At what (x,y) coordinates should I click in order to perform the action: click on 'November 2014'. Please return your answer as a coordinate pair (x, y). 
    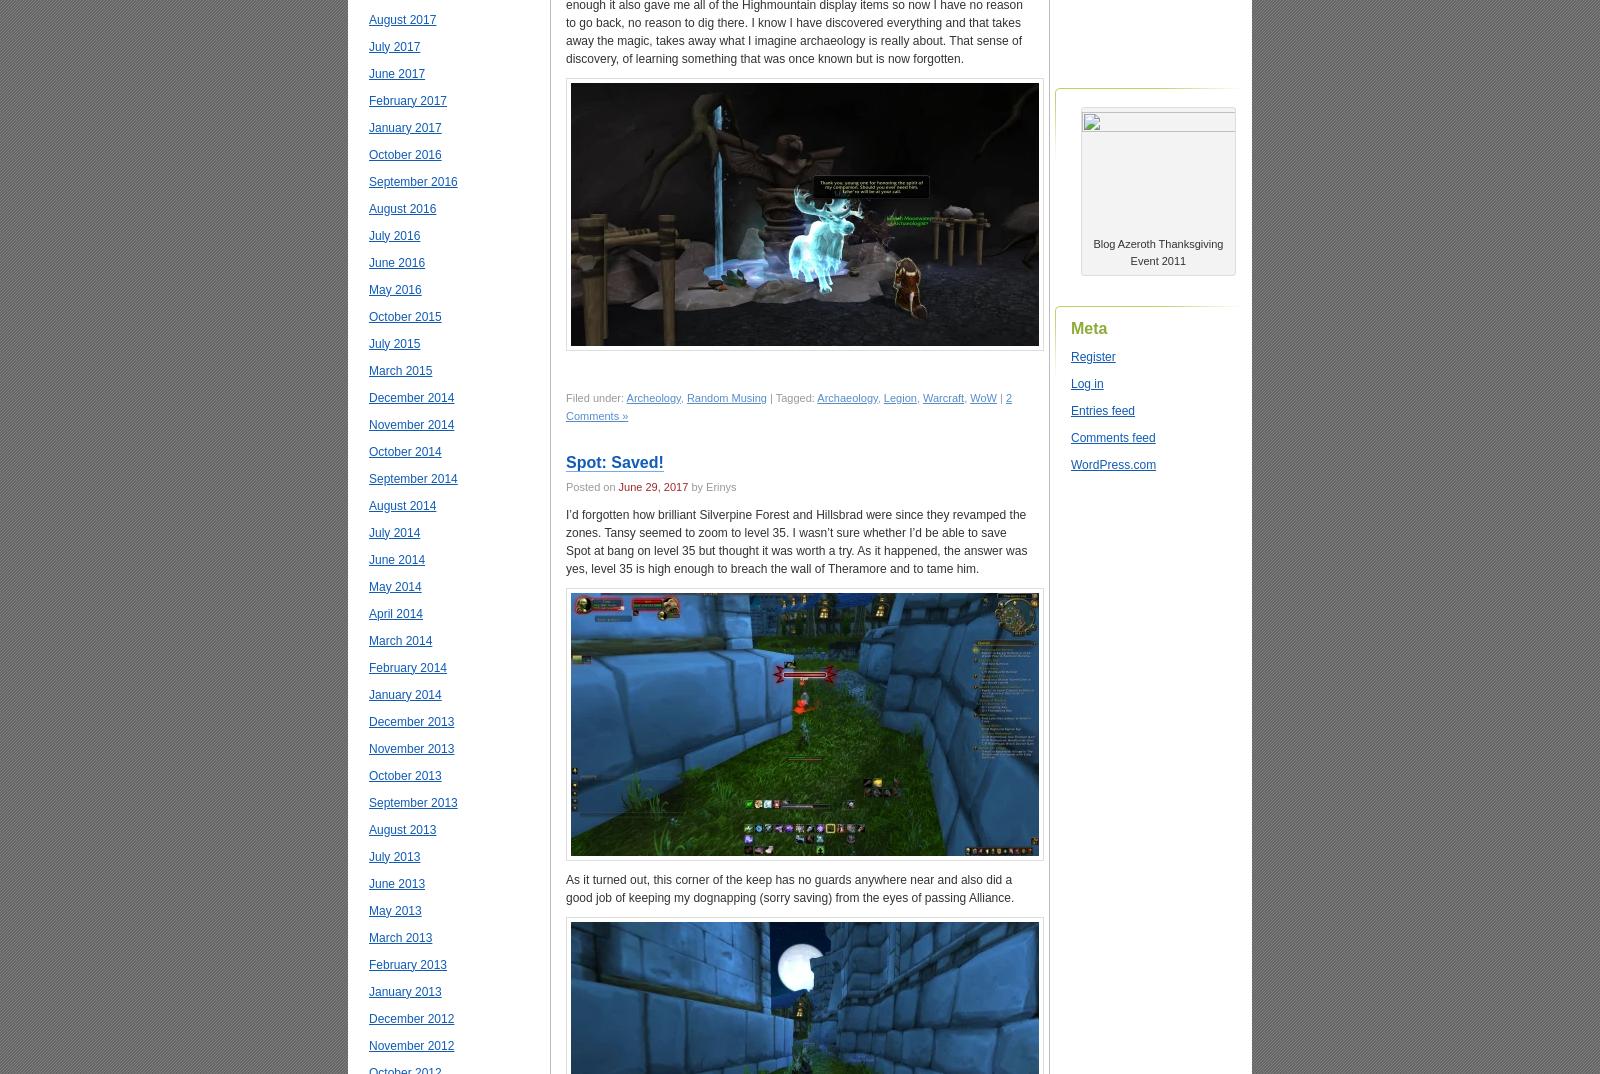
    Looking at the image, I should click on (410, 424).